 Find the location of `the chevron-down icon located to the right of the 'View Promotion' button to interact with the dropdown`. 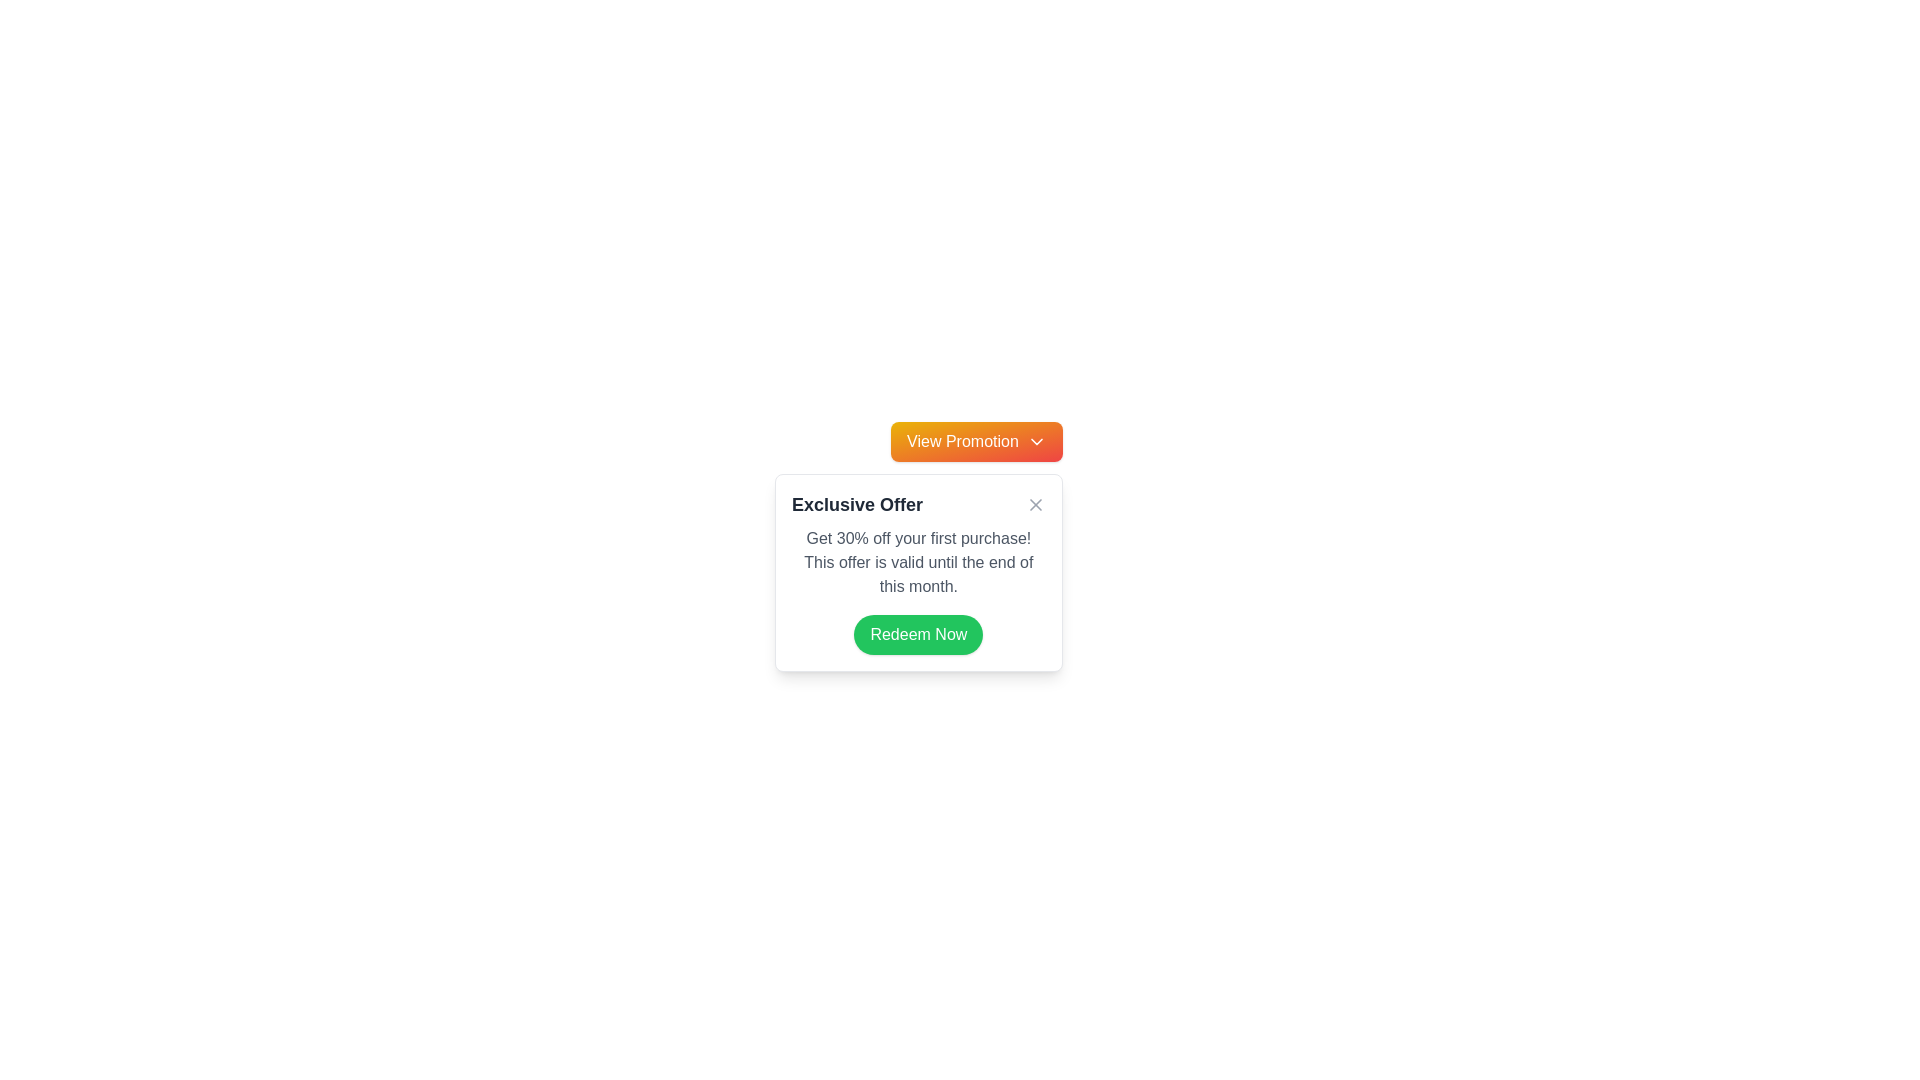

the chevron-down icon located to the right of the 'View Promotion' button to interact with the dropdown is located at coordinates (1036, 441).